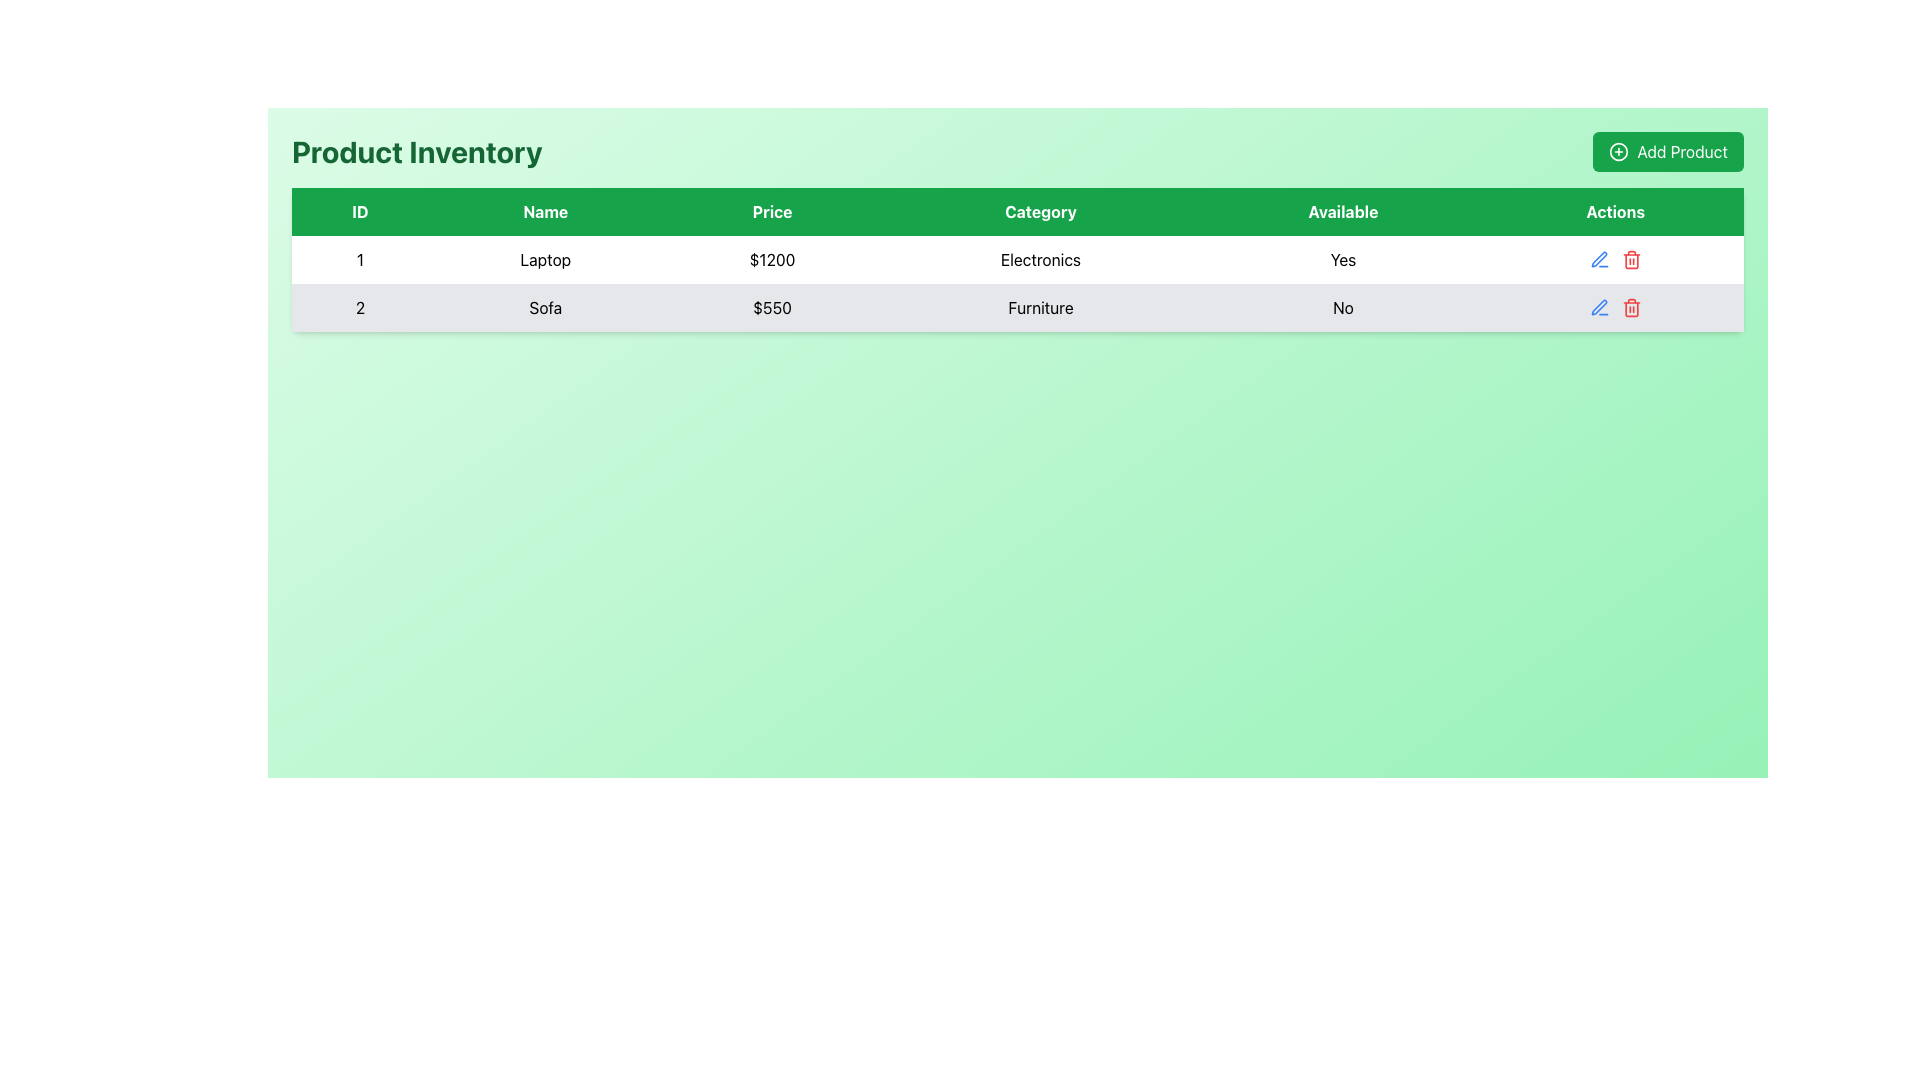 This screenshot has height=1080, width=1920. I want to click on the text label displaying the unique identifier for the row in the 'Product Inventory' table, located in the second row and first column, so click(360, 308).